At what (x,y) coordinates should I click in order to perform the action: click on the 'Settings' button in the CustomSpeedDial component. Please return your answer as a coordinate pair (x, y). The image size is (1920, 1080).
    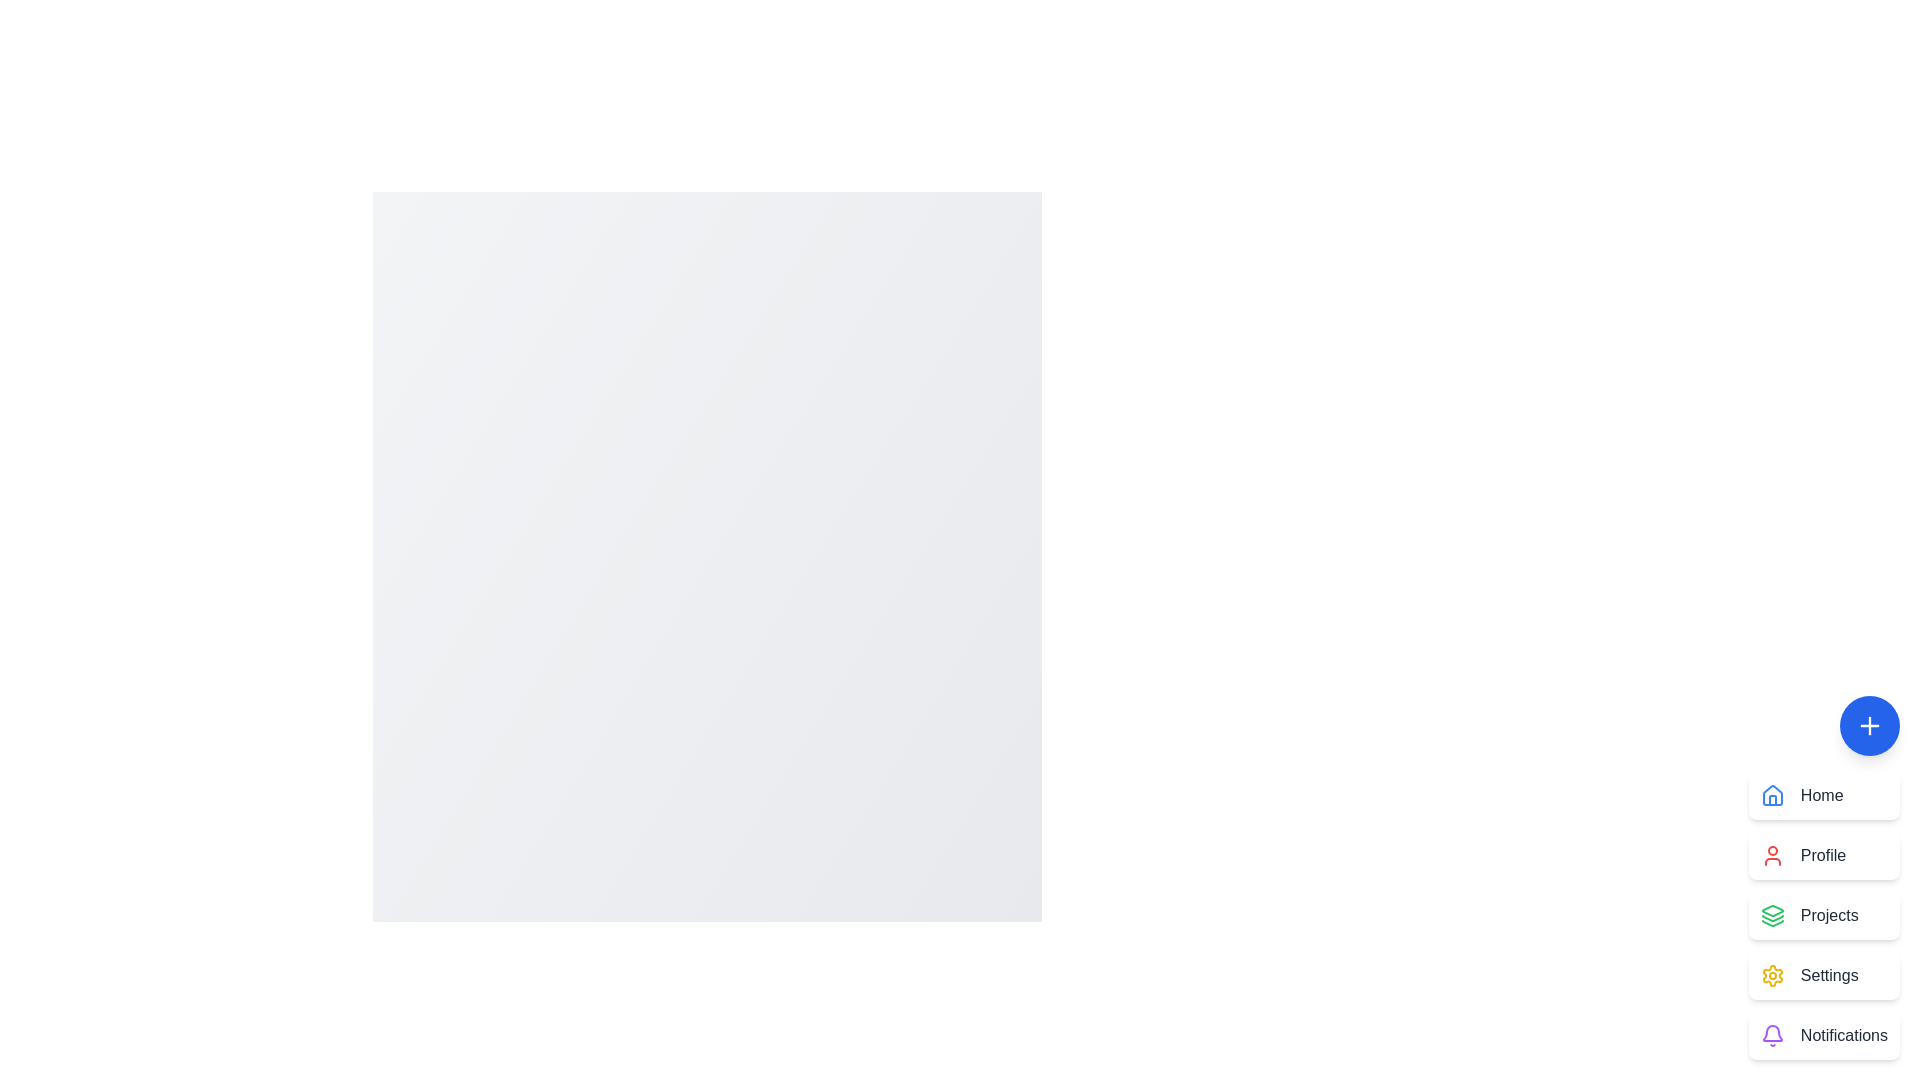
    Looking at the image, I should click on (1824, 974).